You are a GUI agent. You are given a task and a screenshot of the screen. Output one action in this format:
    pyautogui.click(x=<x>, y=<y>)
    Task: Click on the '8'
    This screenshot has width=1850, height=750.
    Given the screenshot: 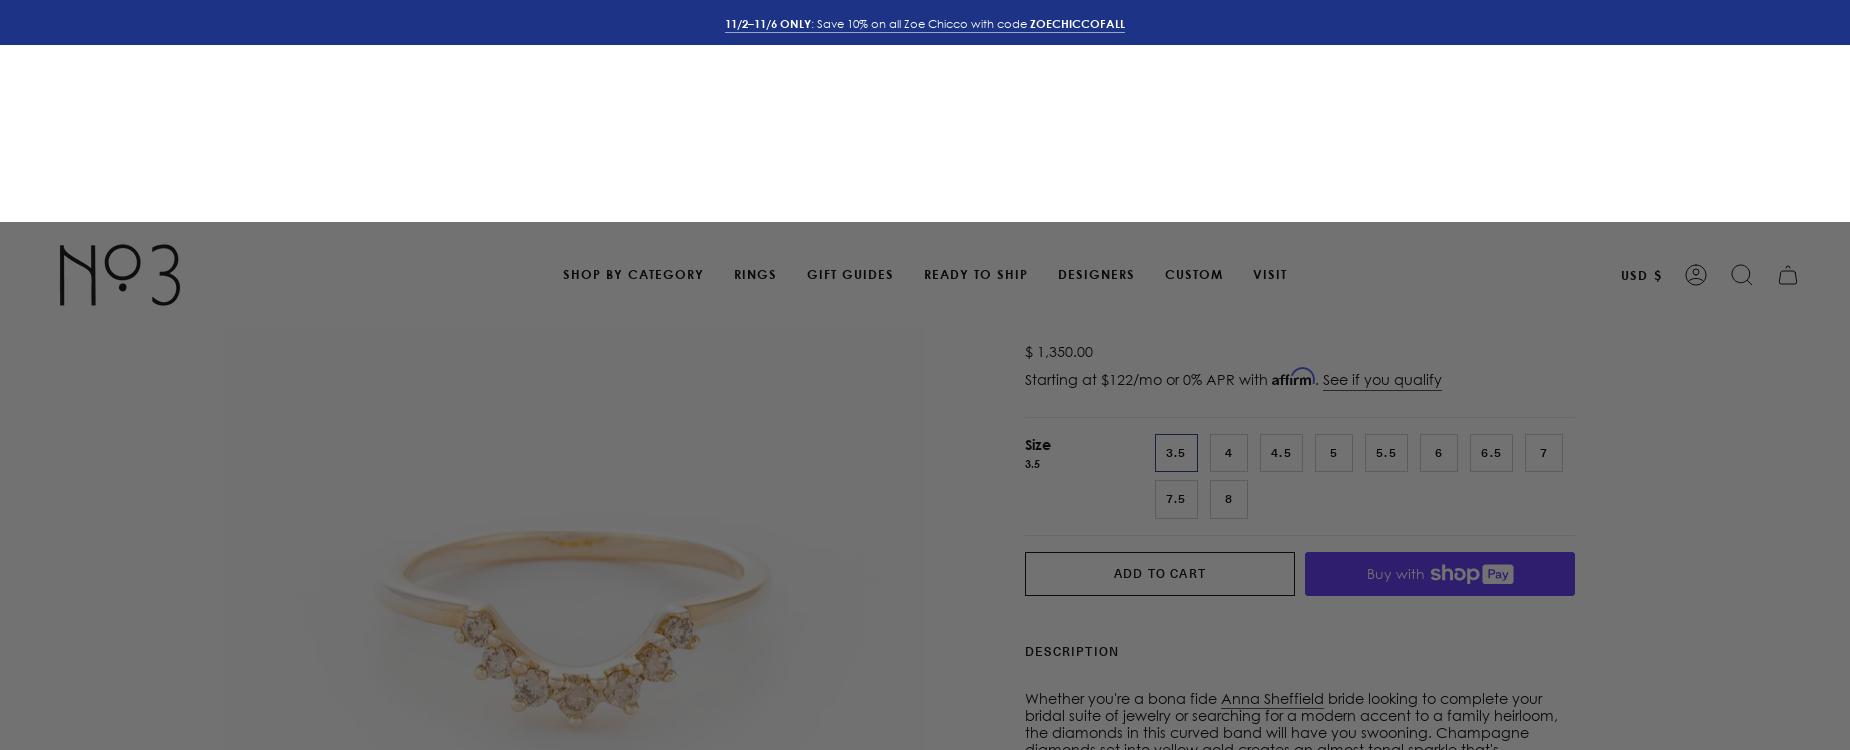 What is the action you would take?
    pyautogui.click(x=1227, y=276)
    